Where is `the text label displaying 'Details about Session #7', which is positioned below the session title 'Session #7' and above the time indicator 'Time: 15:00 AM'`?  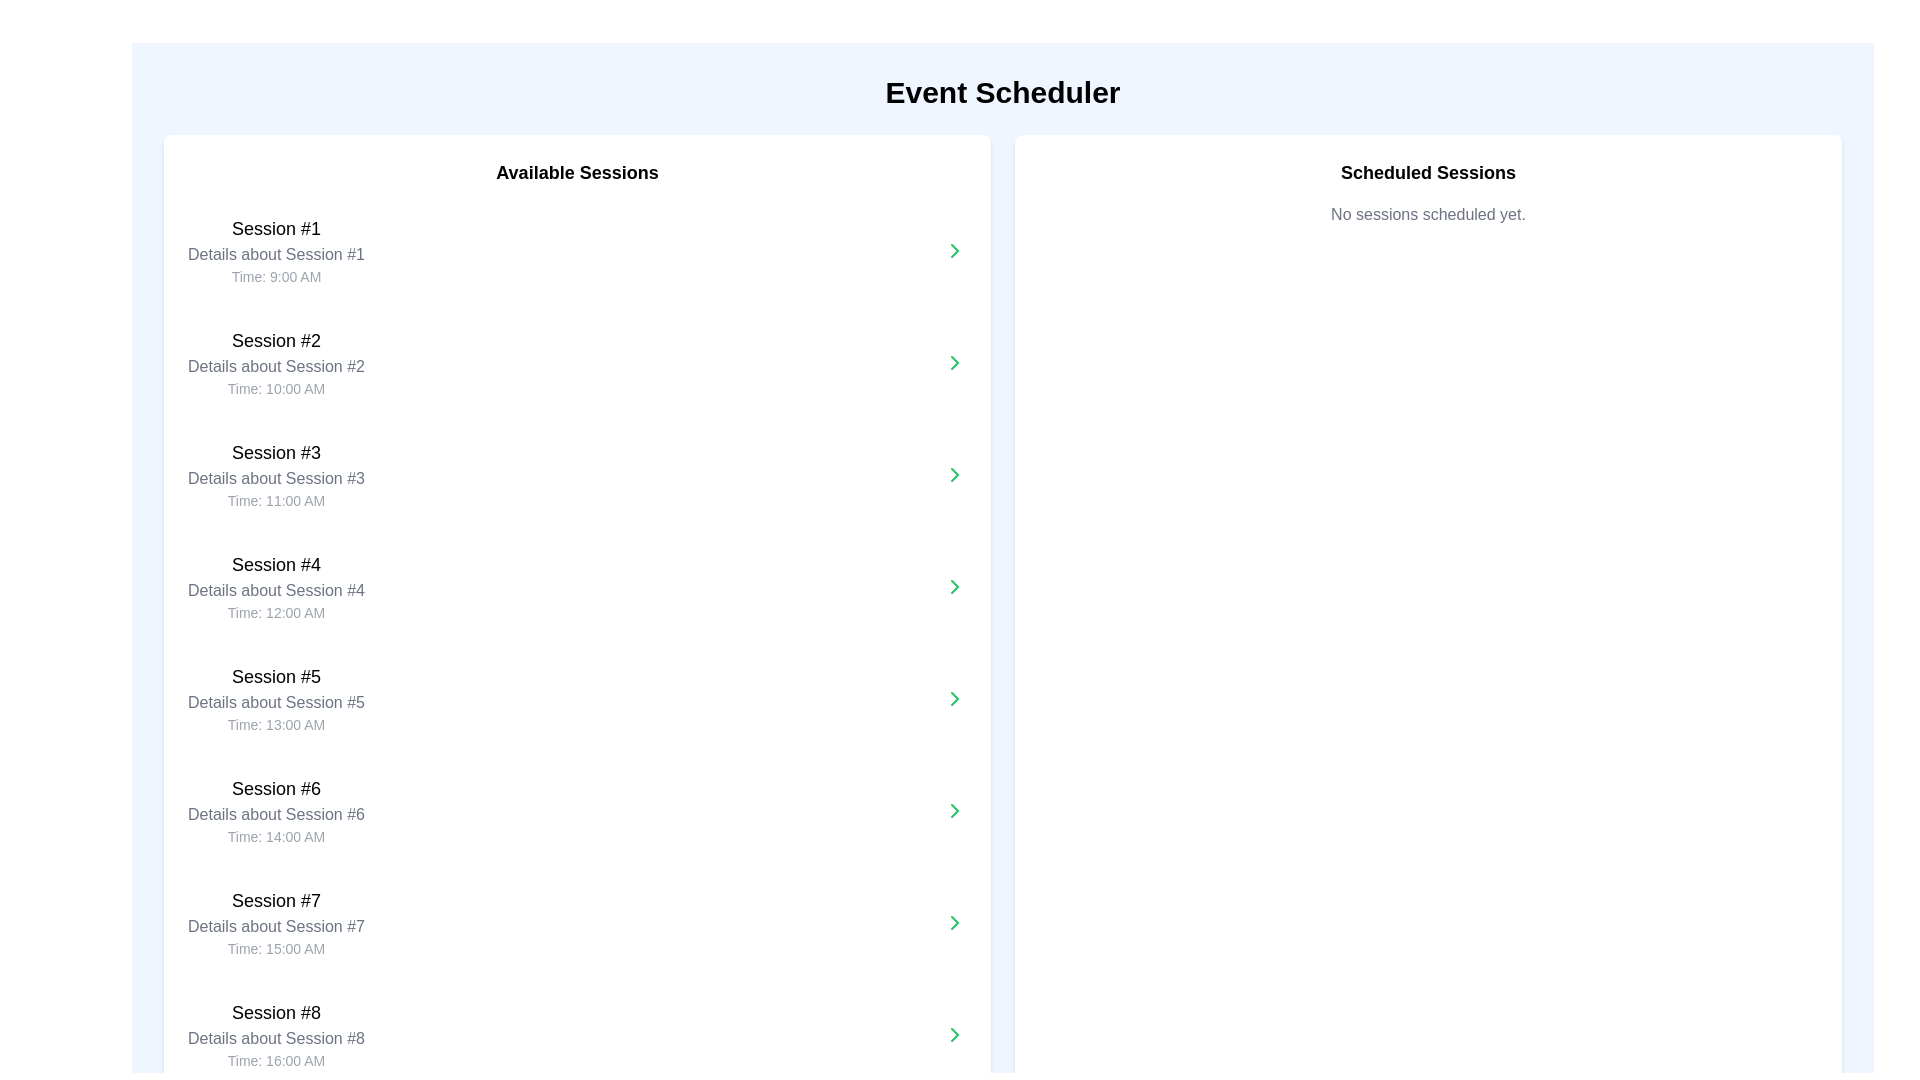
the text label displaying 'Details about Session #7', which is positioned below the session title 'Session #7' and above the time indicator 'Time: 15:00 AM' is located at coordinates (275, 926).